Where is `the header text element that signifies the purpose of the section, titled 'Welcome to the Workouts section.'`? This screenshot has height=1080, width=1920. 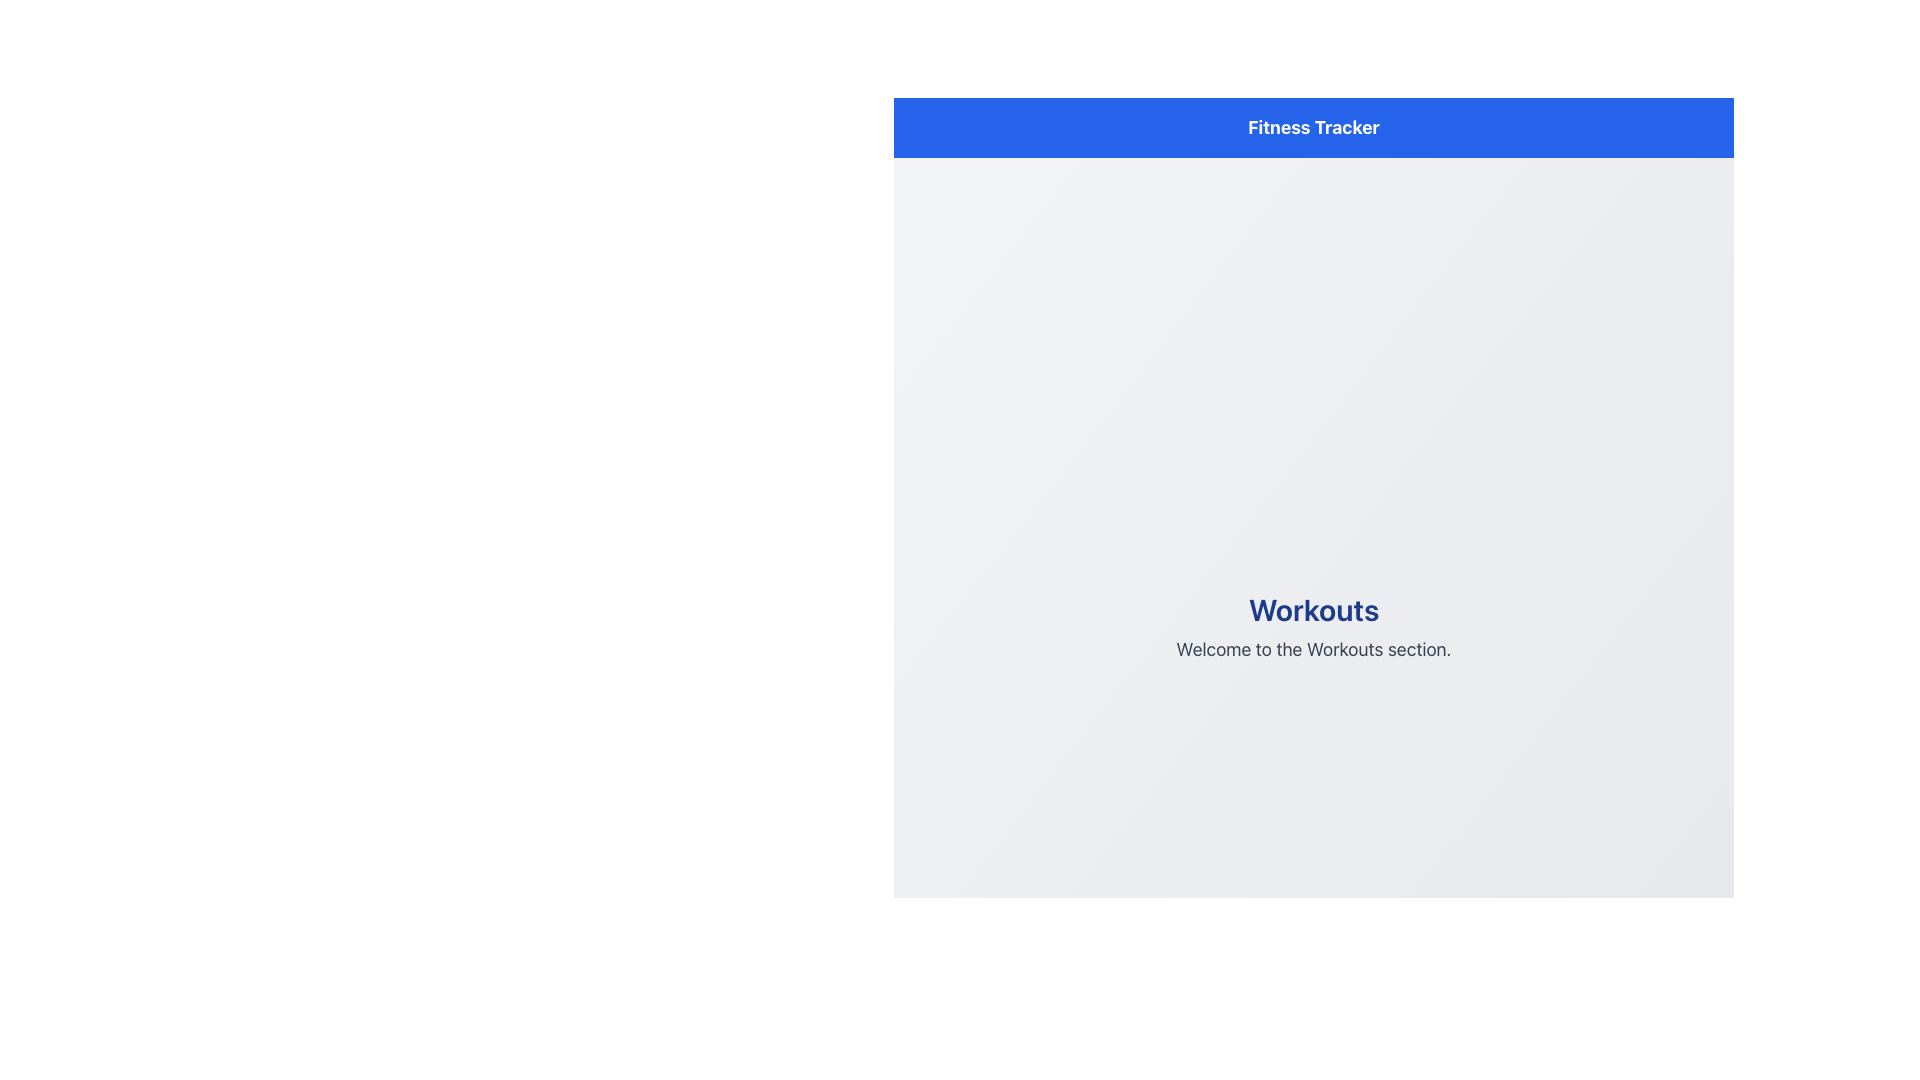
the header text element that signifies the purpose of the section, titled 'Welcome to the Workouts section.' is located at coordinates (1314, 608).